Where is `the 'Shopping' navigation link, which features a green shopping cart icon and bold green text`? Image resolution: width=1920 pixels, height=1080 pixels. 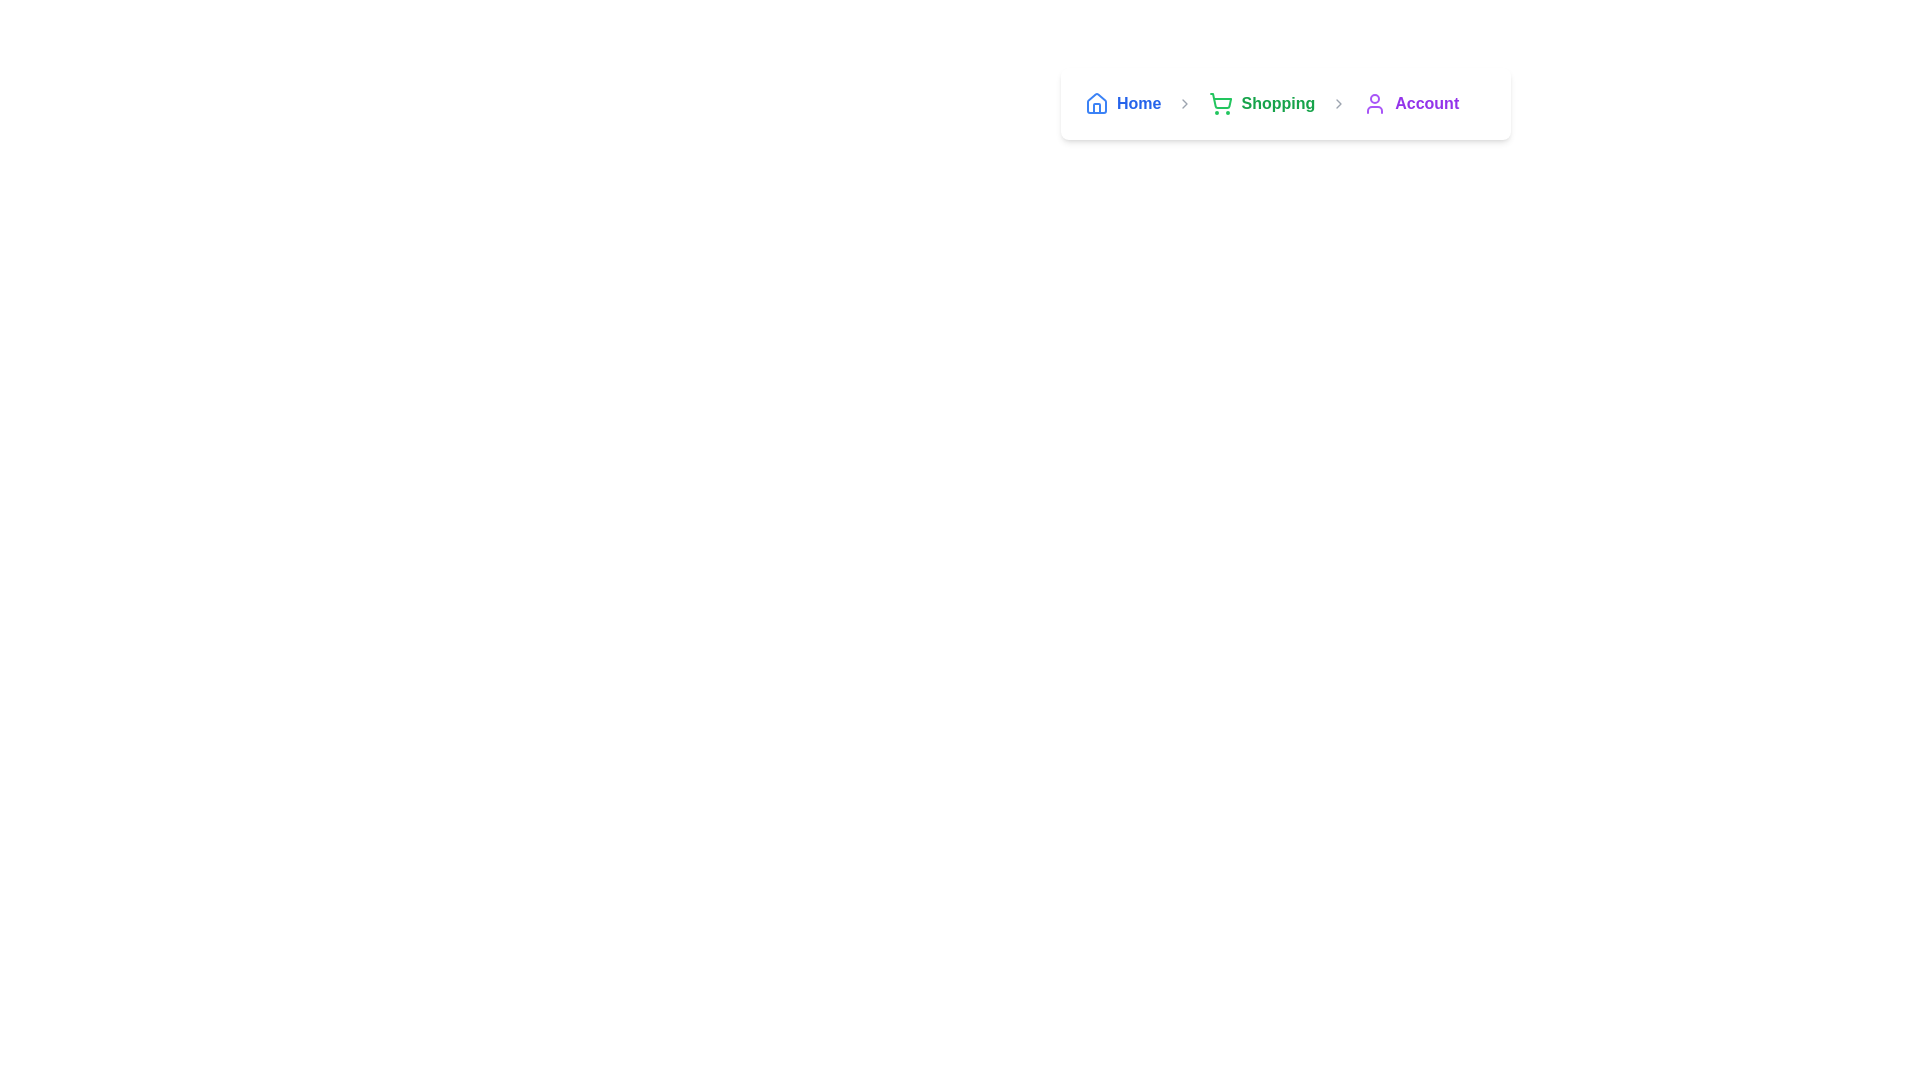 the 'Shopping' navigation link, which features a green shopping cart icon and bold green text is located at coordinates (1261, 104).